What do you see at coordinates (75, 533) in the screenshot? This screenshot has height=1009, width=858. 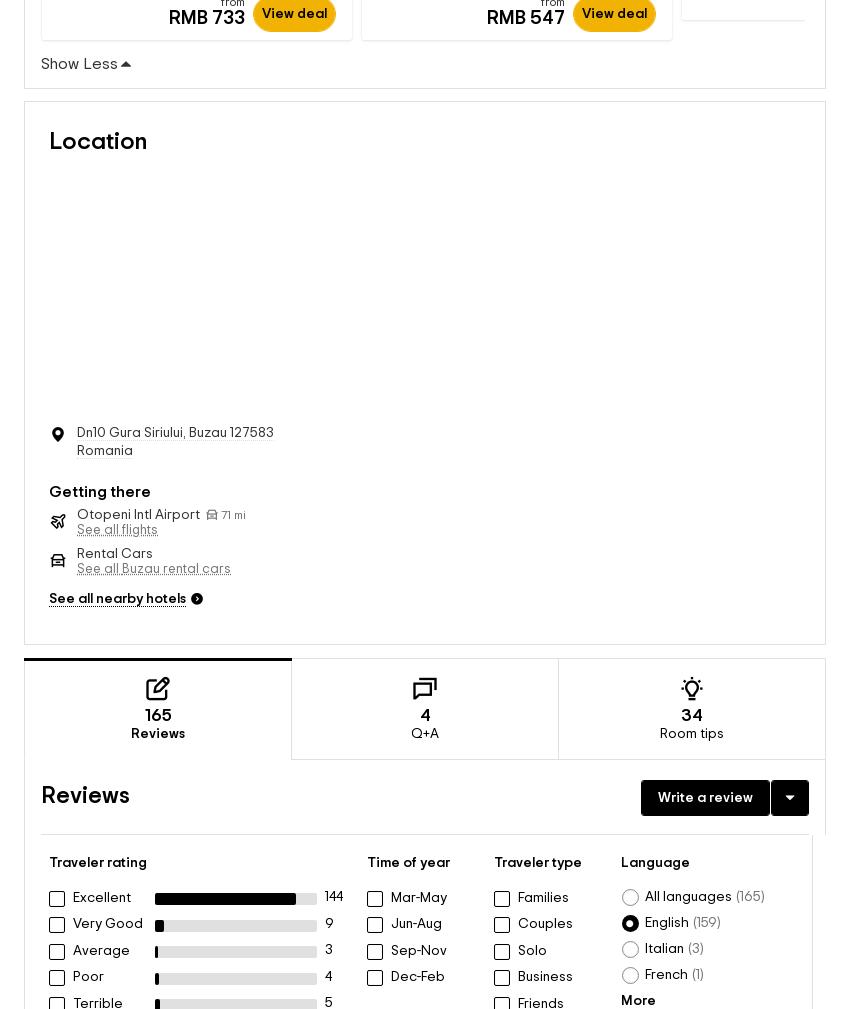 I see `'Rental Cars'` at bounding box center [75, 533].